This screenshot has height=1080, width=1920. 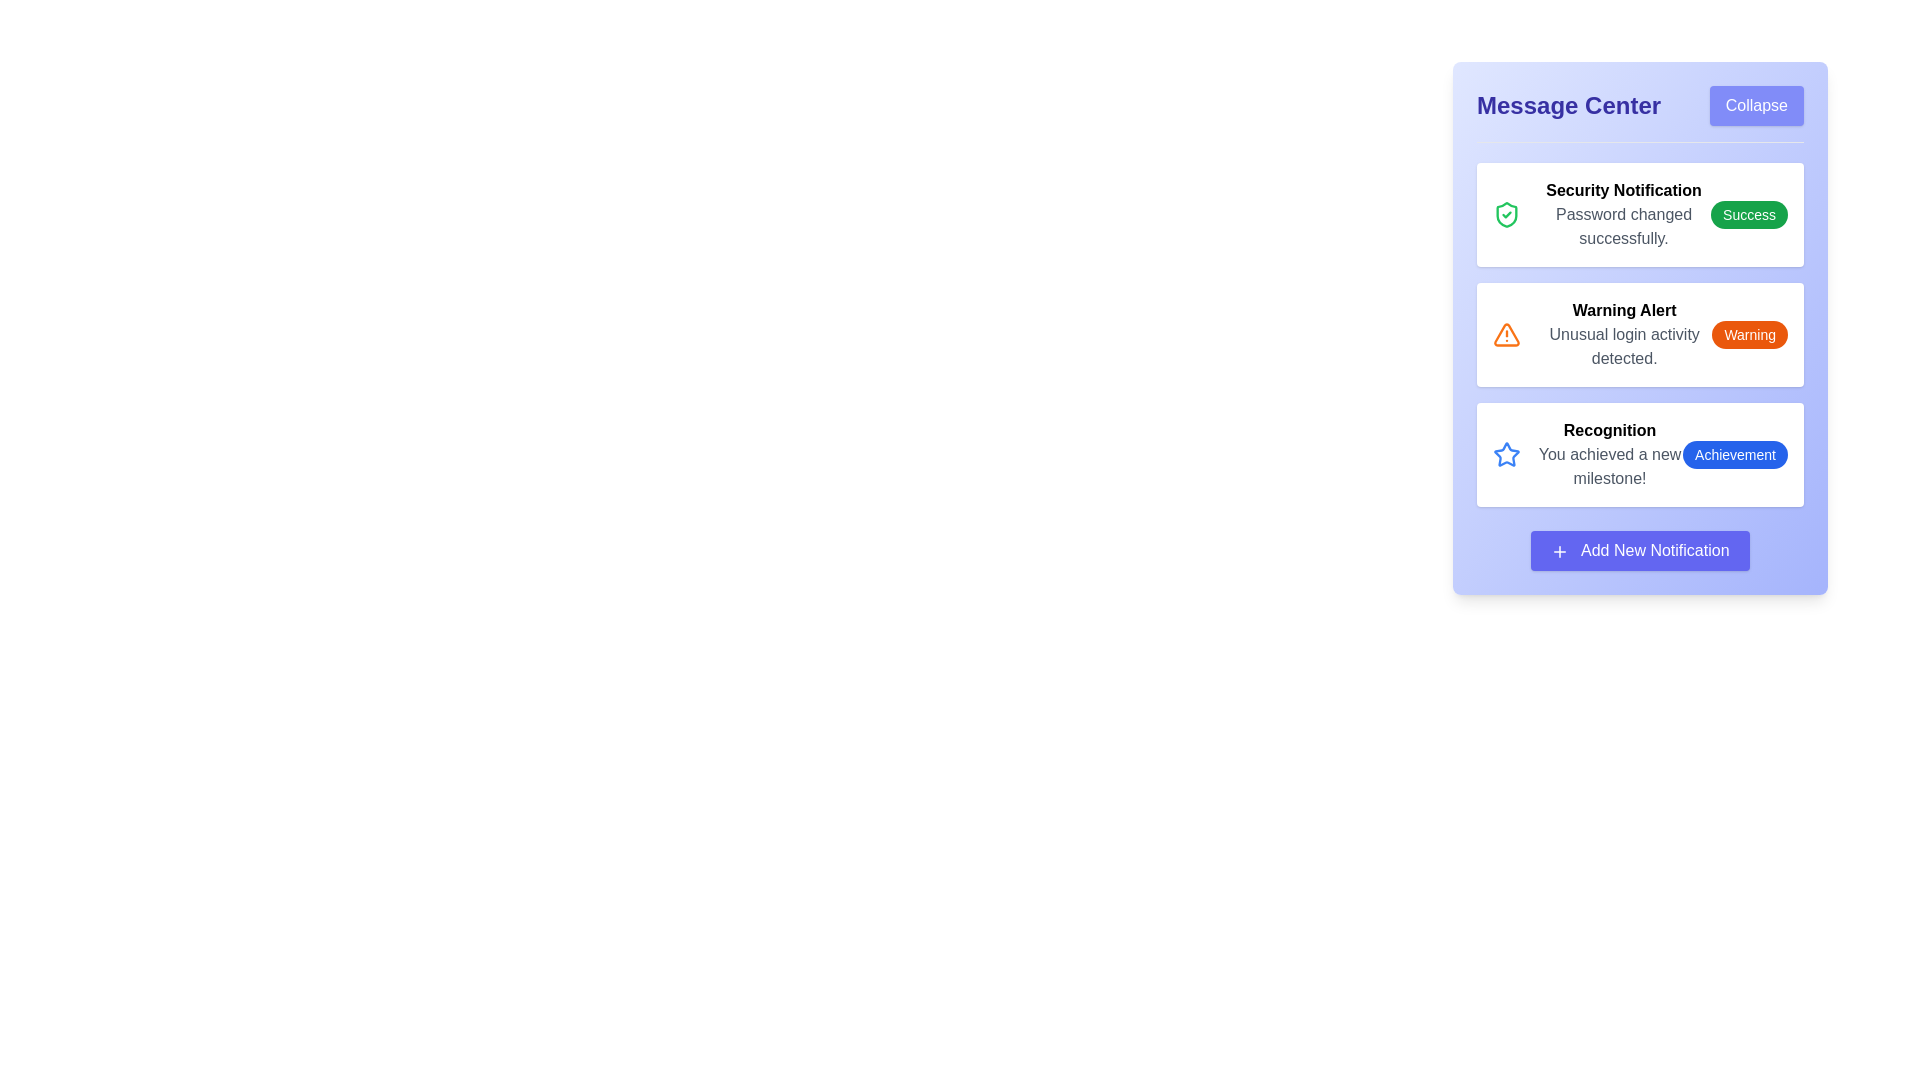 What do you see at coordinates (1610, 466) in the screenshot?
I see `the text component displaying 'You achieved a new milestone!' located below the title 'Recognition' in the Message Center` at bounding box center [1610, 466].